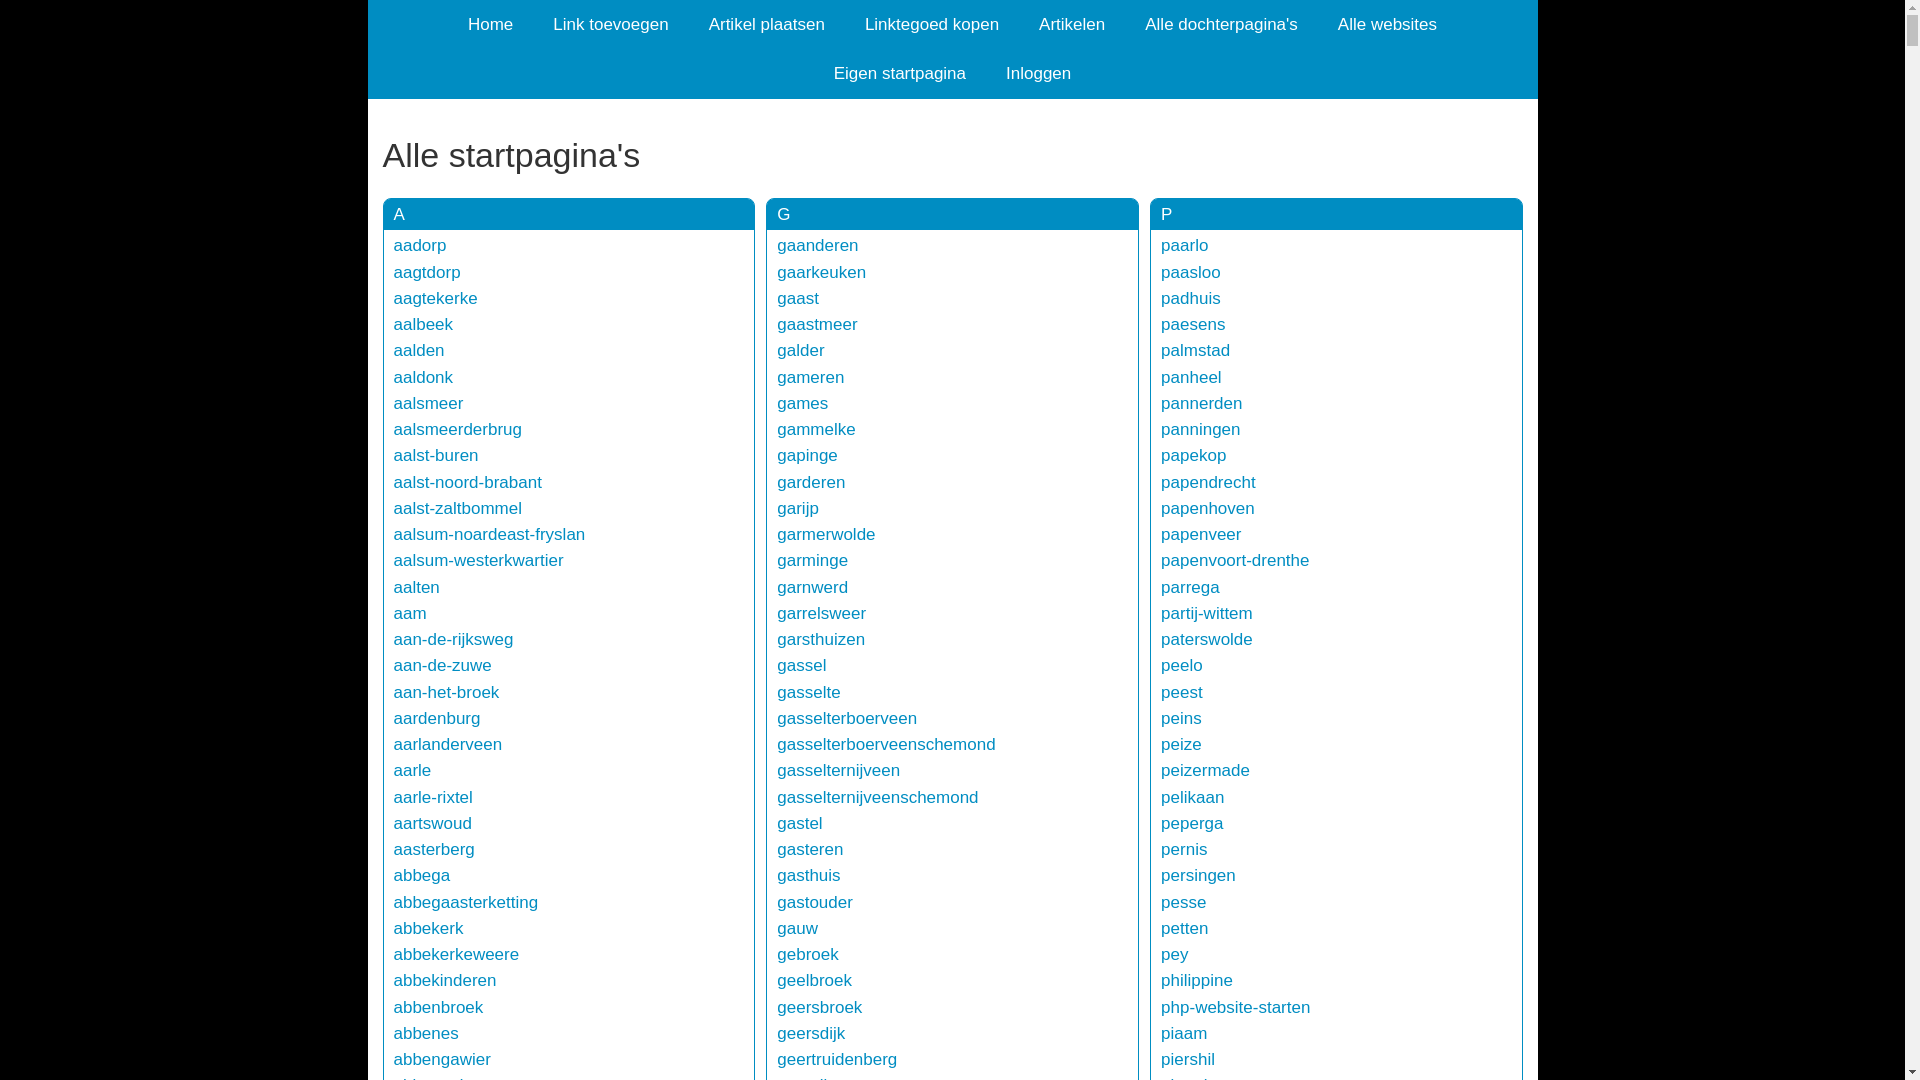 The width and height of the screenshot is (1920, 1080). Describe the element at coordinates (1192, 796) in the screenshot. I see `'pelikaan'` at that location.